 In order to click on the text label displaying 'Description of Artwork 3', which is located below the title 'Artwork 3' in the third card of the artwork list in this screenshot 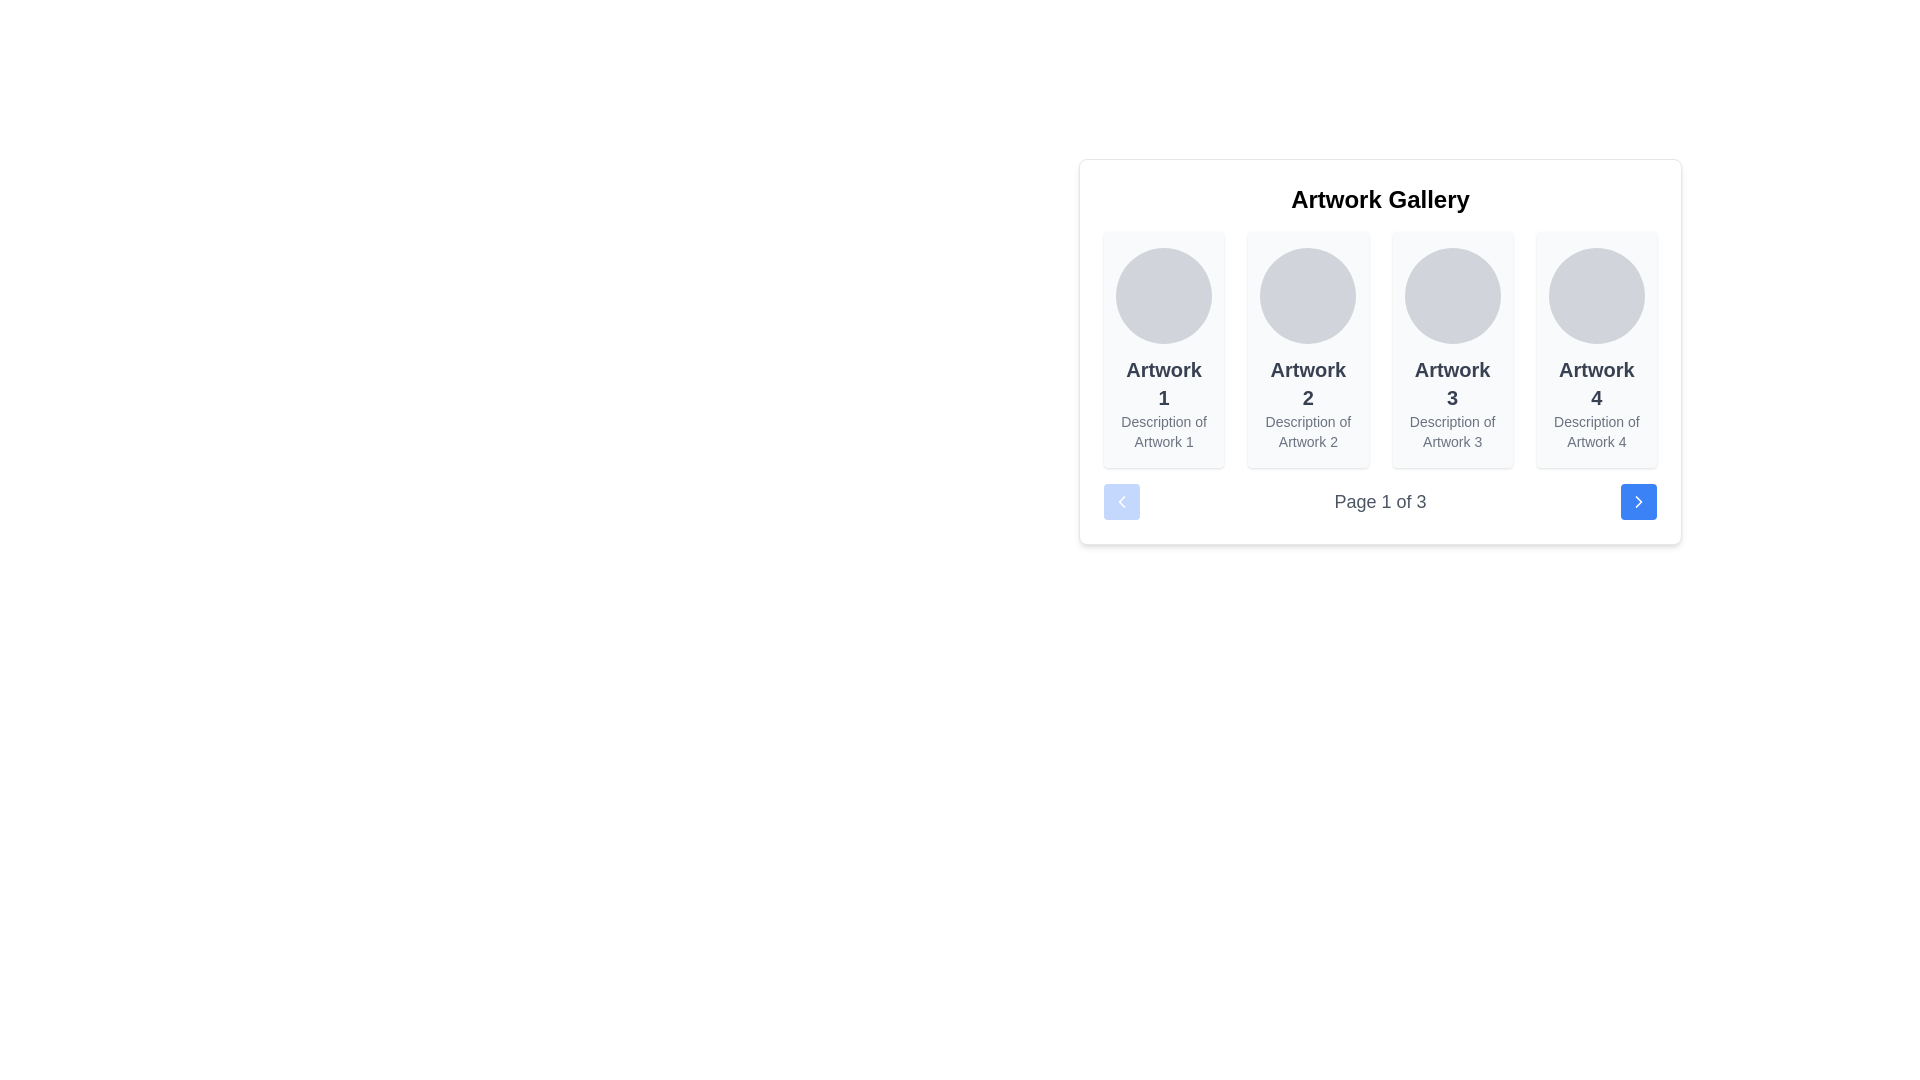, I will do `click(1452, 431)`.